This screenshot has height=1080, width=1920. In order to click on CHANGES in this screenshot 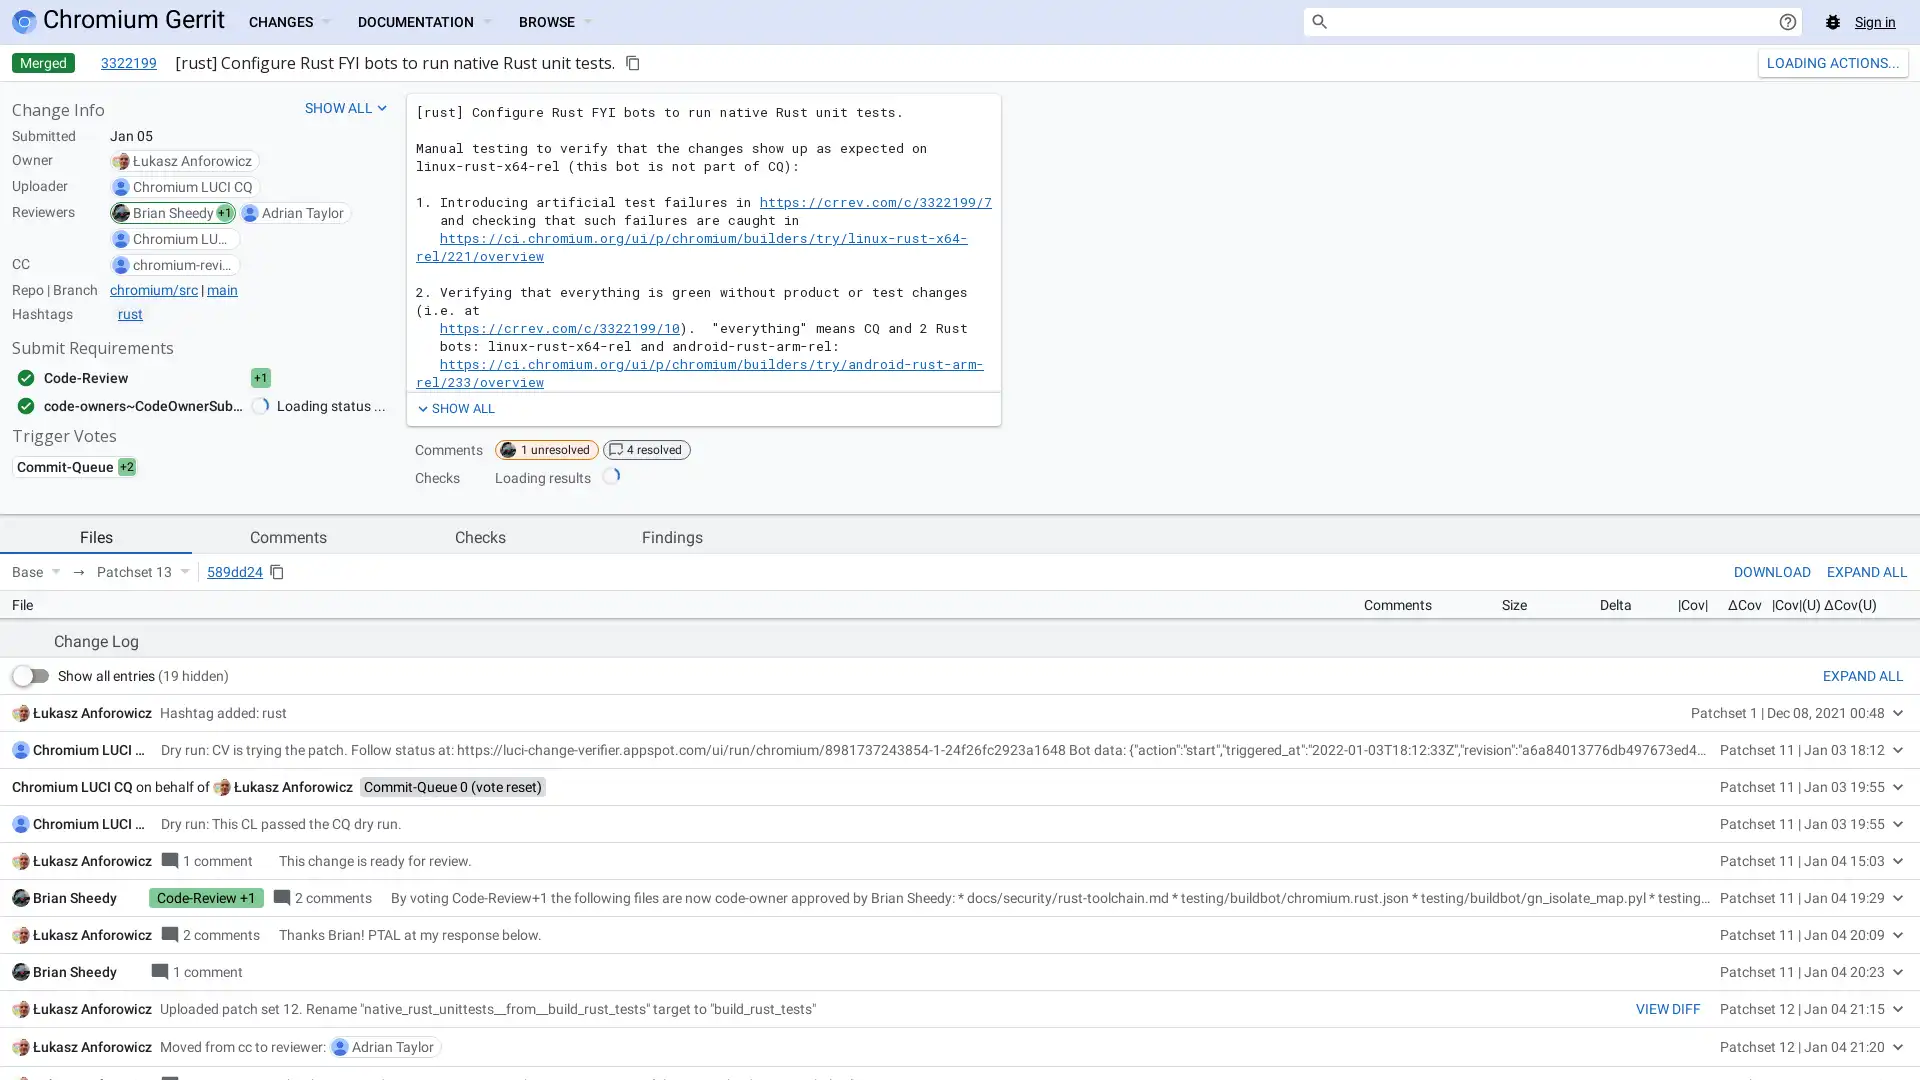, I will do `click(287, 22)`.